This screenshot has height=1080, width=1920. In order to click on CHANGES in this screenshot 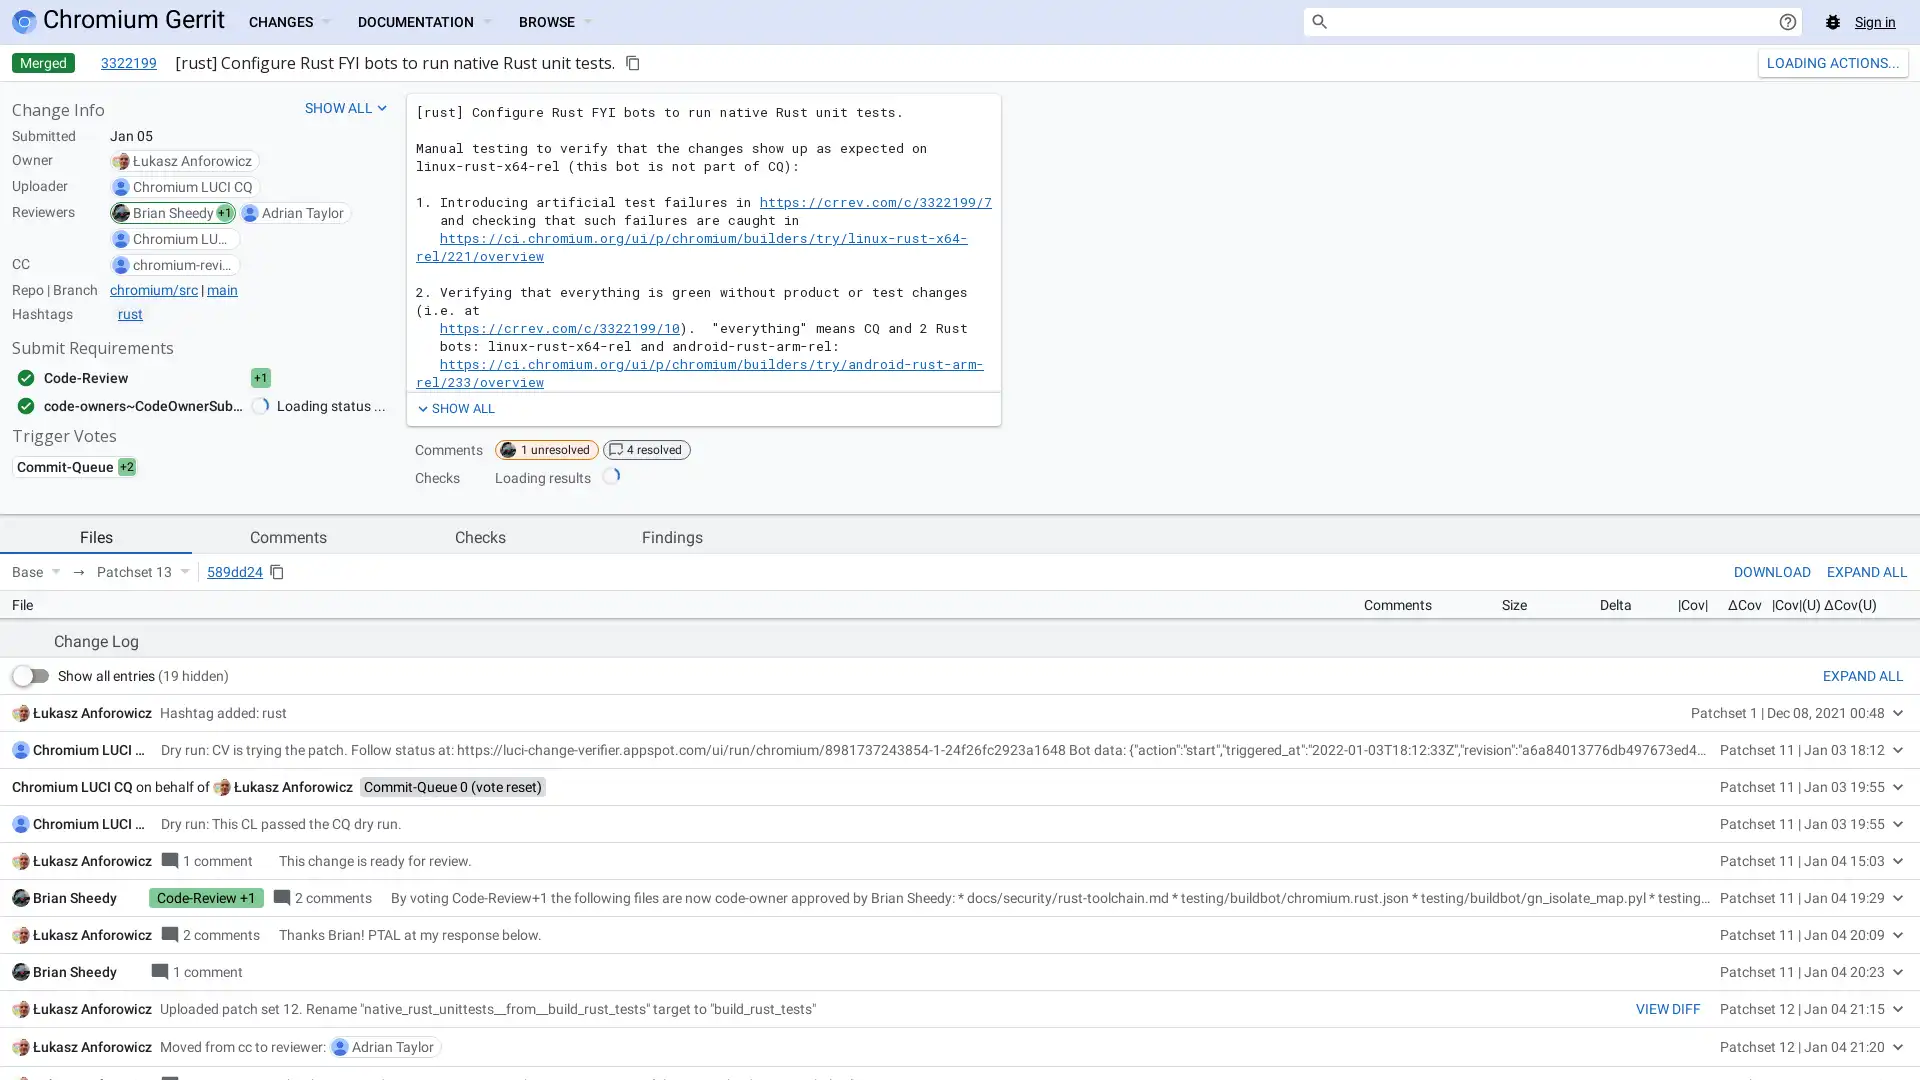, I will do `click(287, 22)`.